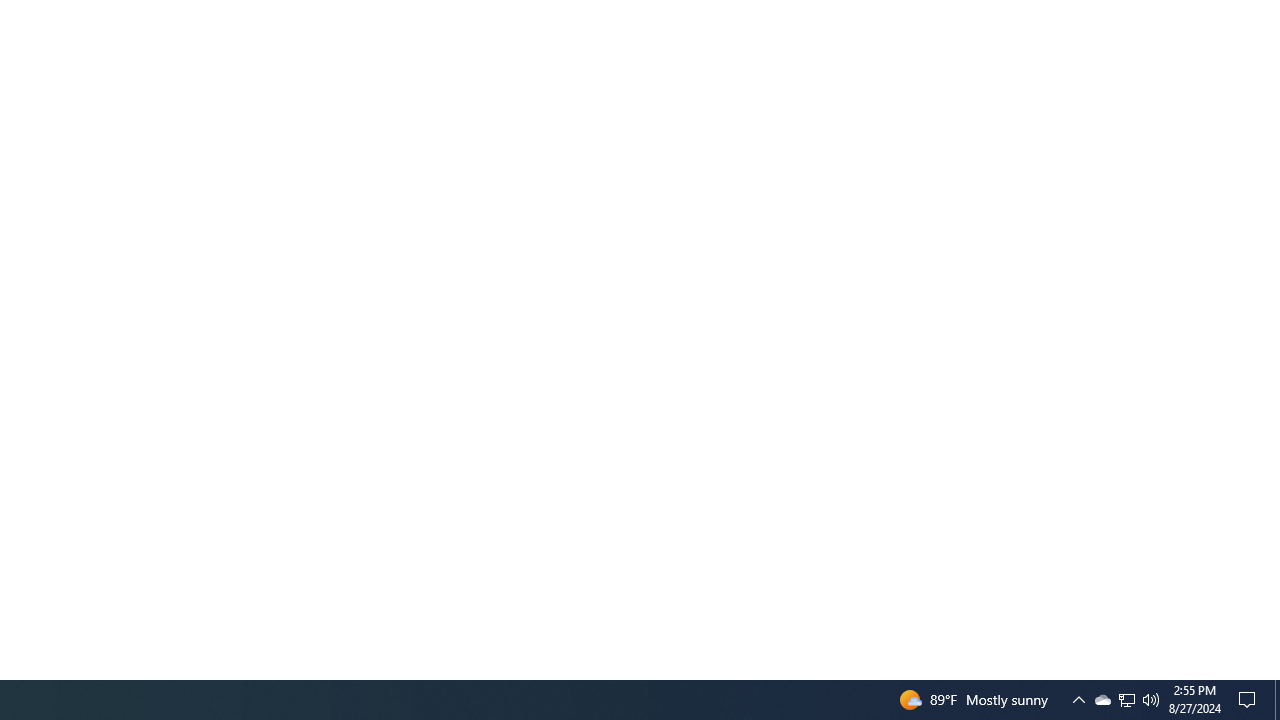 The image size is (1280, 720). Describe the element at coordinates (1127, 698) in the screenshot. I see `'Notification Chevron'` at that location.